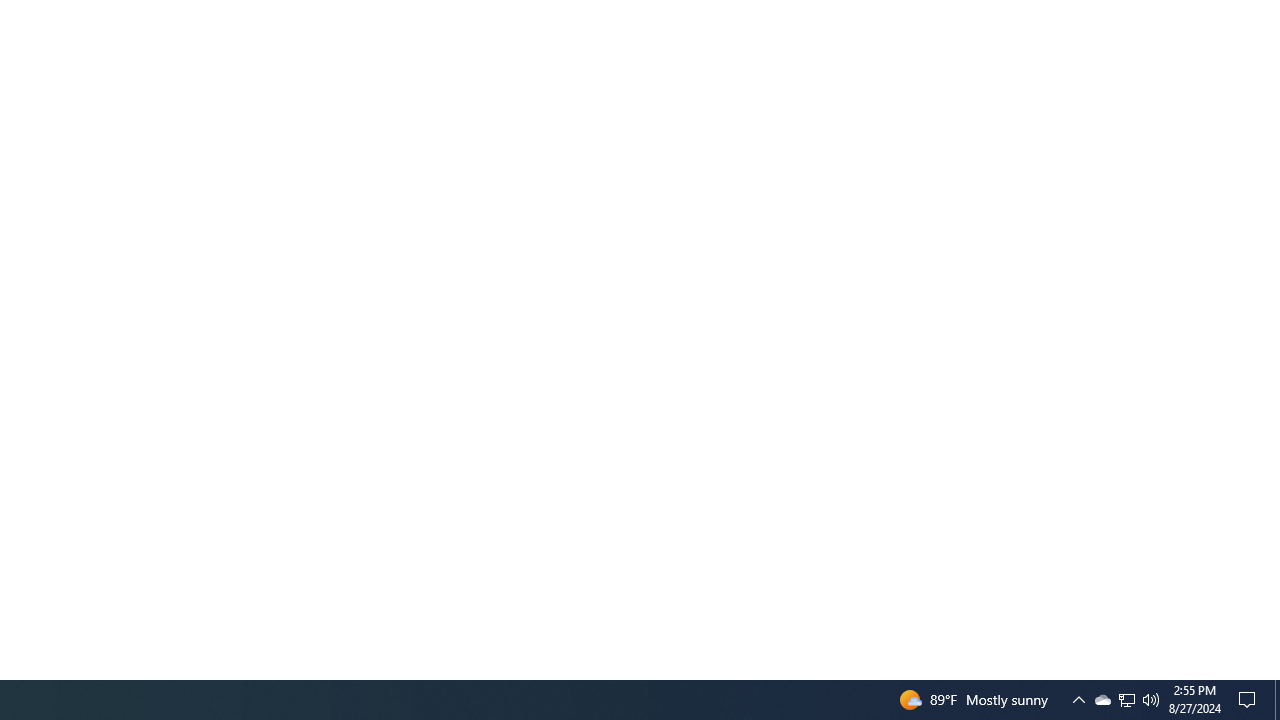 The image size is (1280, 720). Describe the element at coordinates (1127, 698) in the screenshot. I see `'Notification Chevron'` at that location.